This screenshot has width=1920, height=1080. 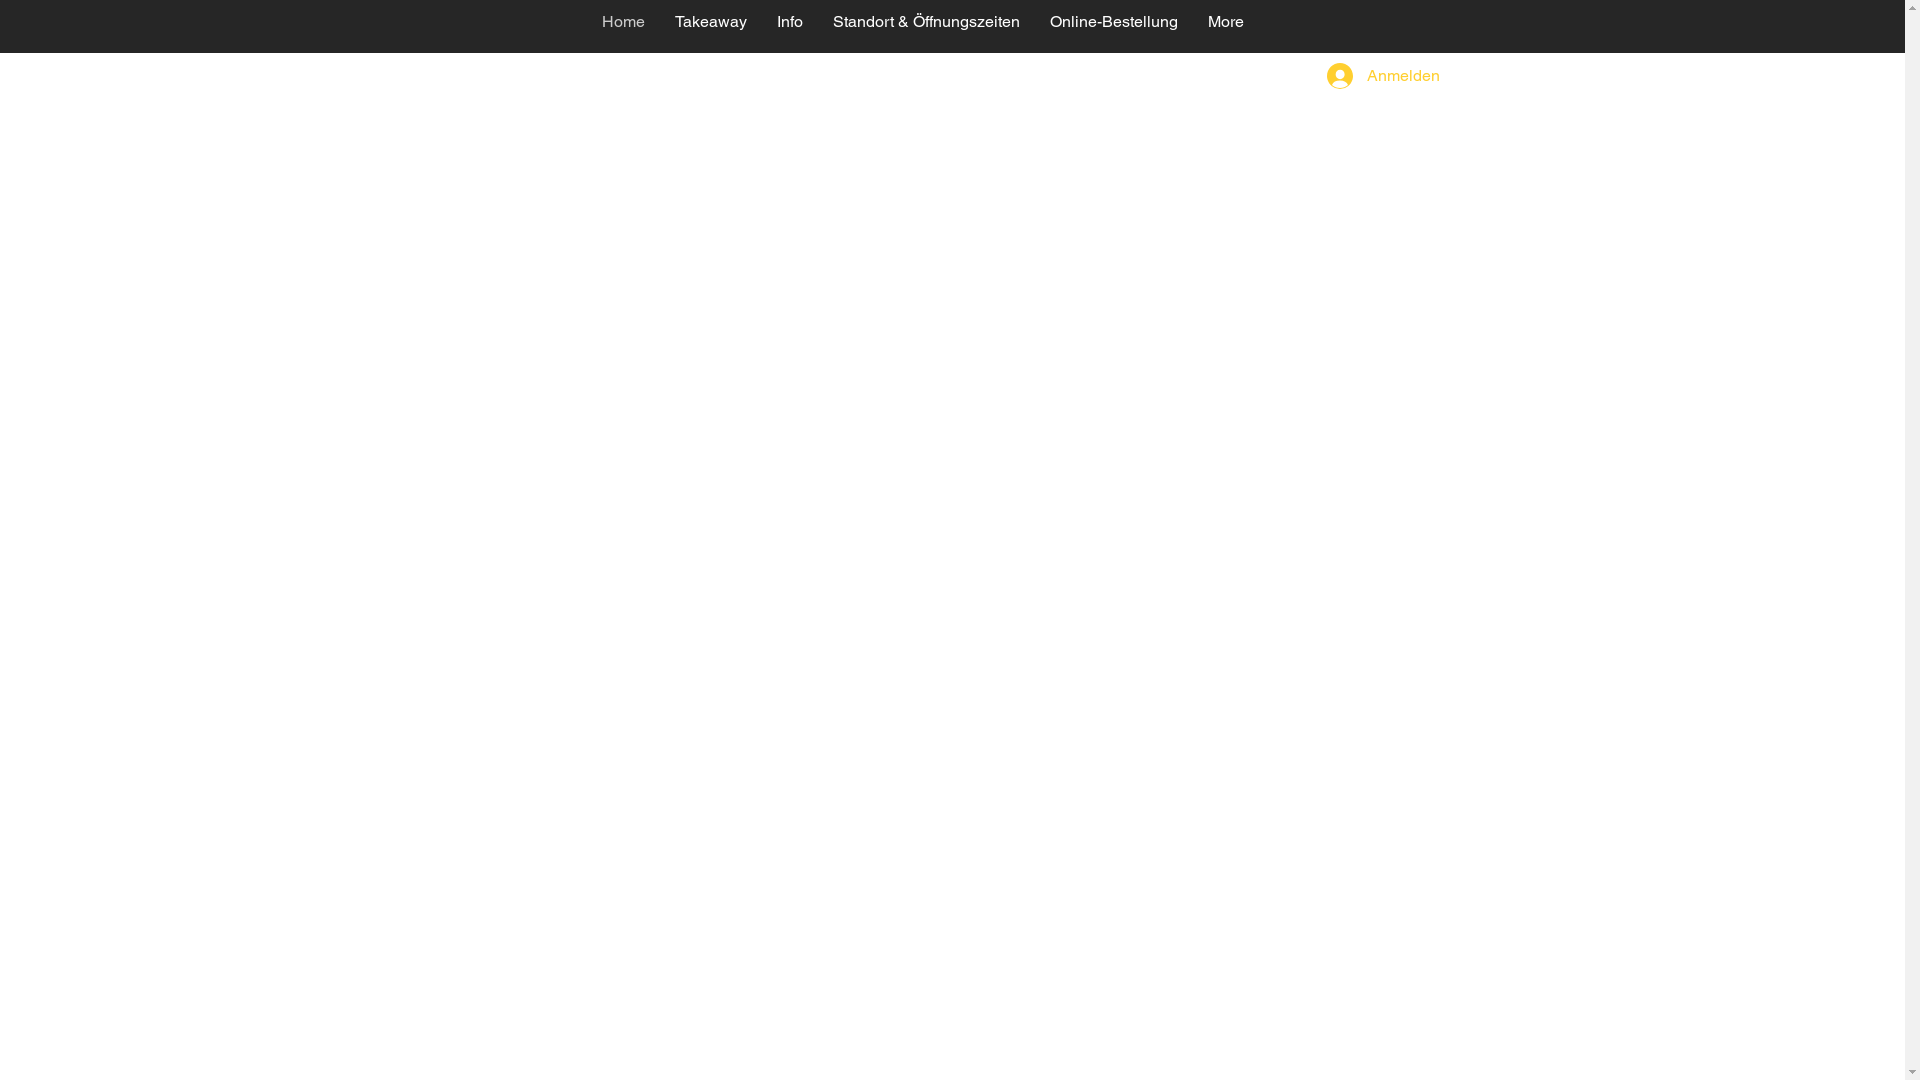 What do you see at coordinates (710, 25) in the screenshot?
I see `'Takeaway'` at bounding box center [710, 25].